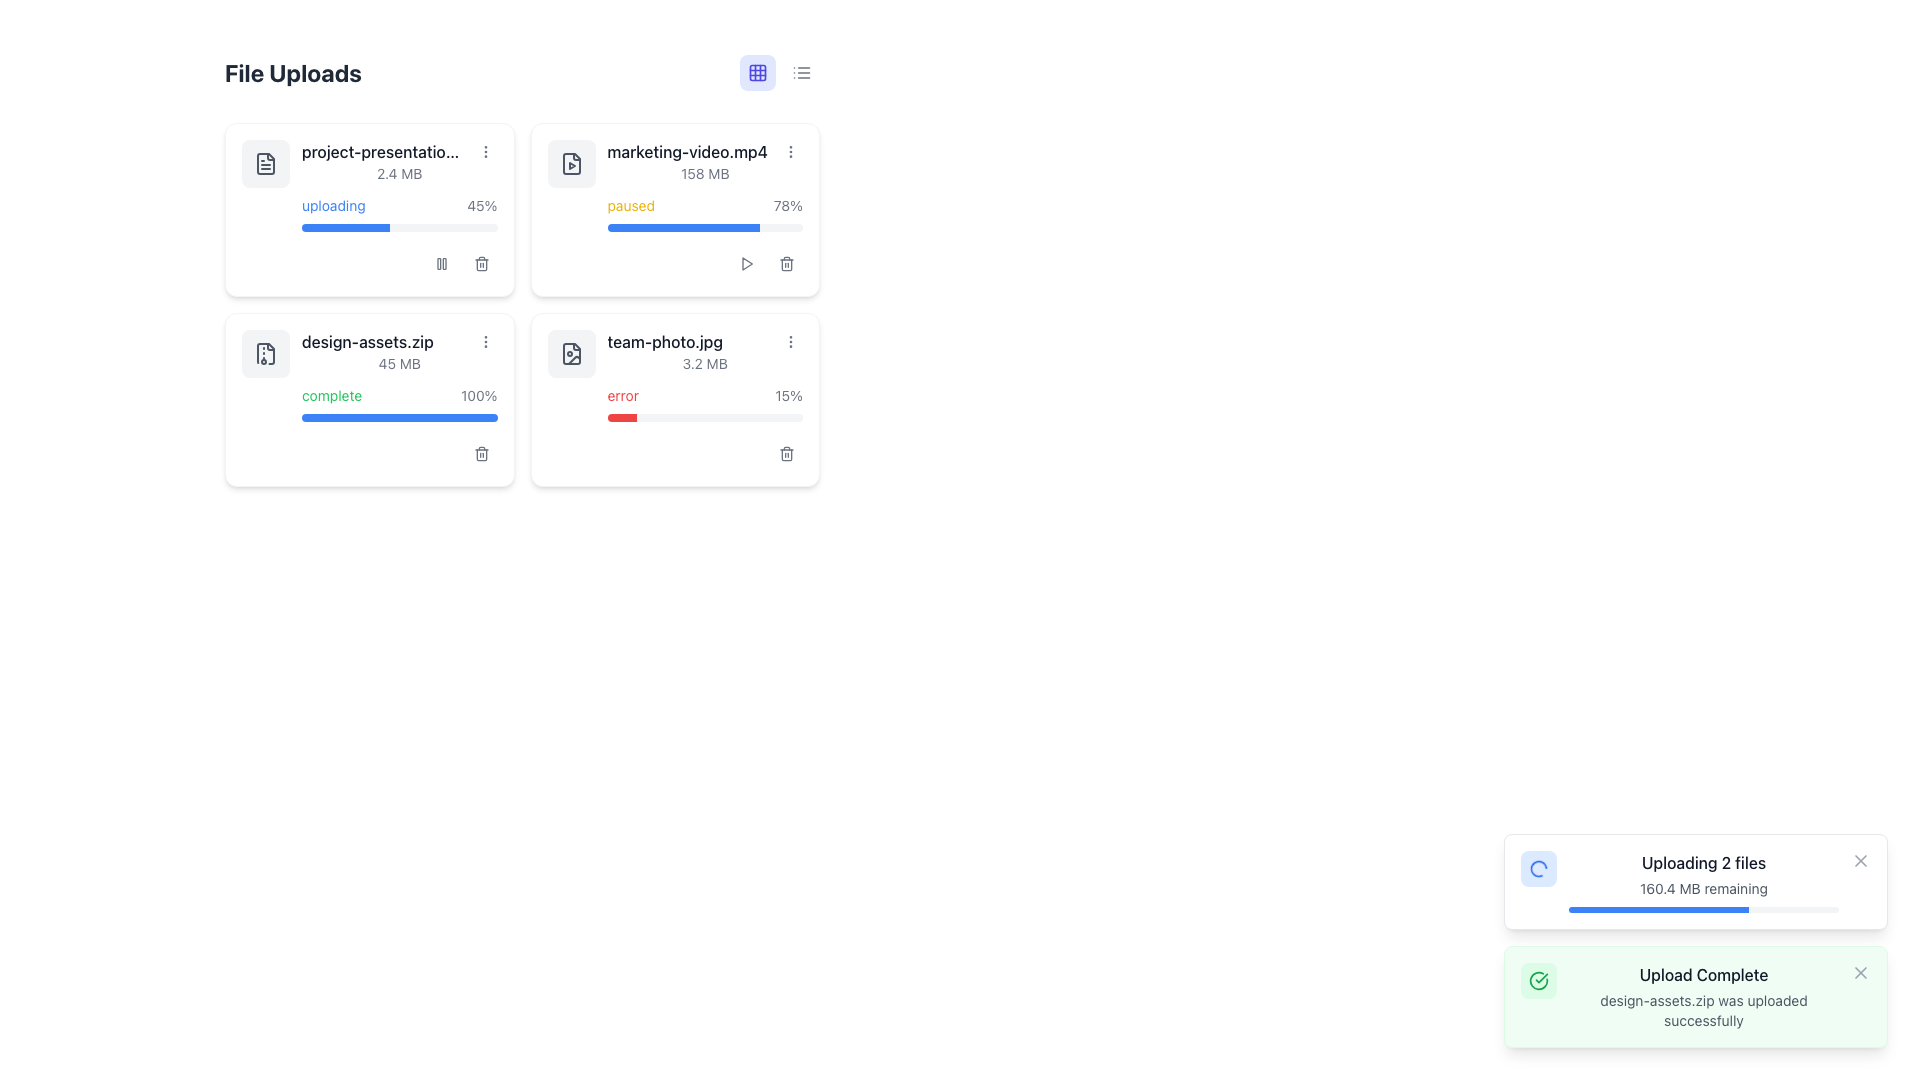 This screenshot has height=1080, width=1920. What do you see at coordinates (1703, 974) in the screenshot?
I see `the static text element displaying 'Upload Complete' in the lower right corner of the interface` at bounding box center [1703, 974].